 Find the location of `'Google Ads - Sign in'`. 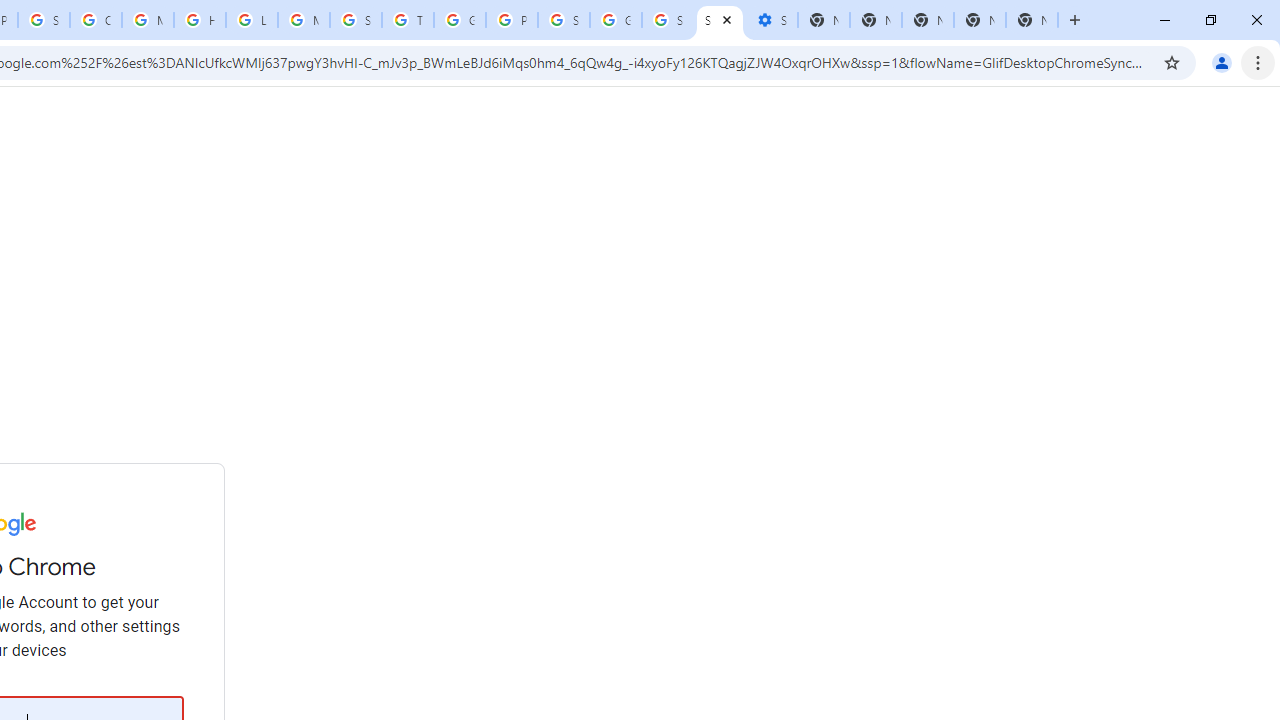

'Google Ads - Sign in' is located at coordinates (459, 20).